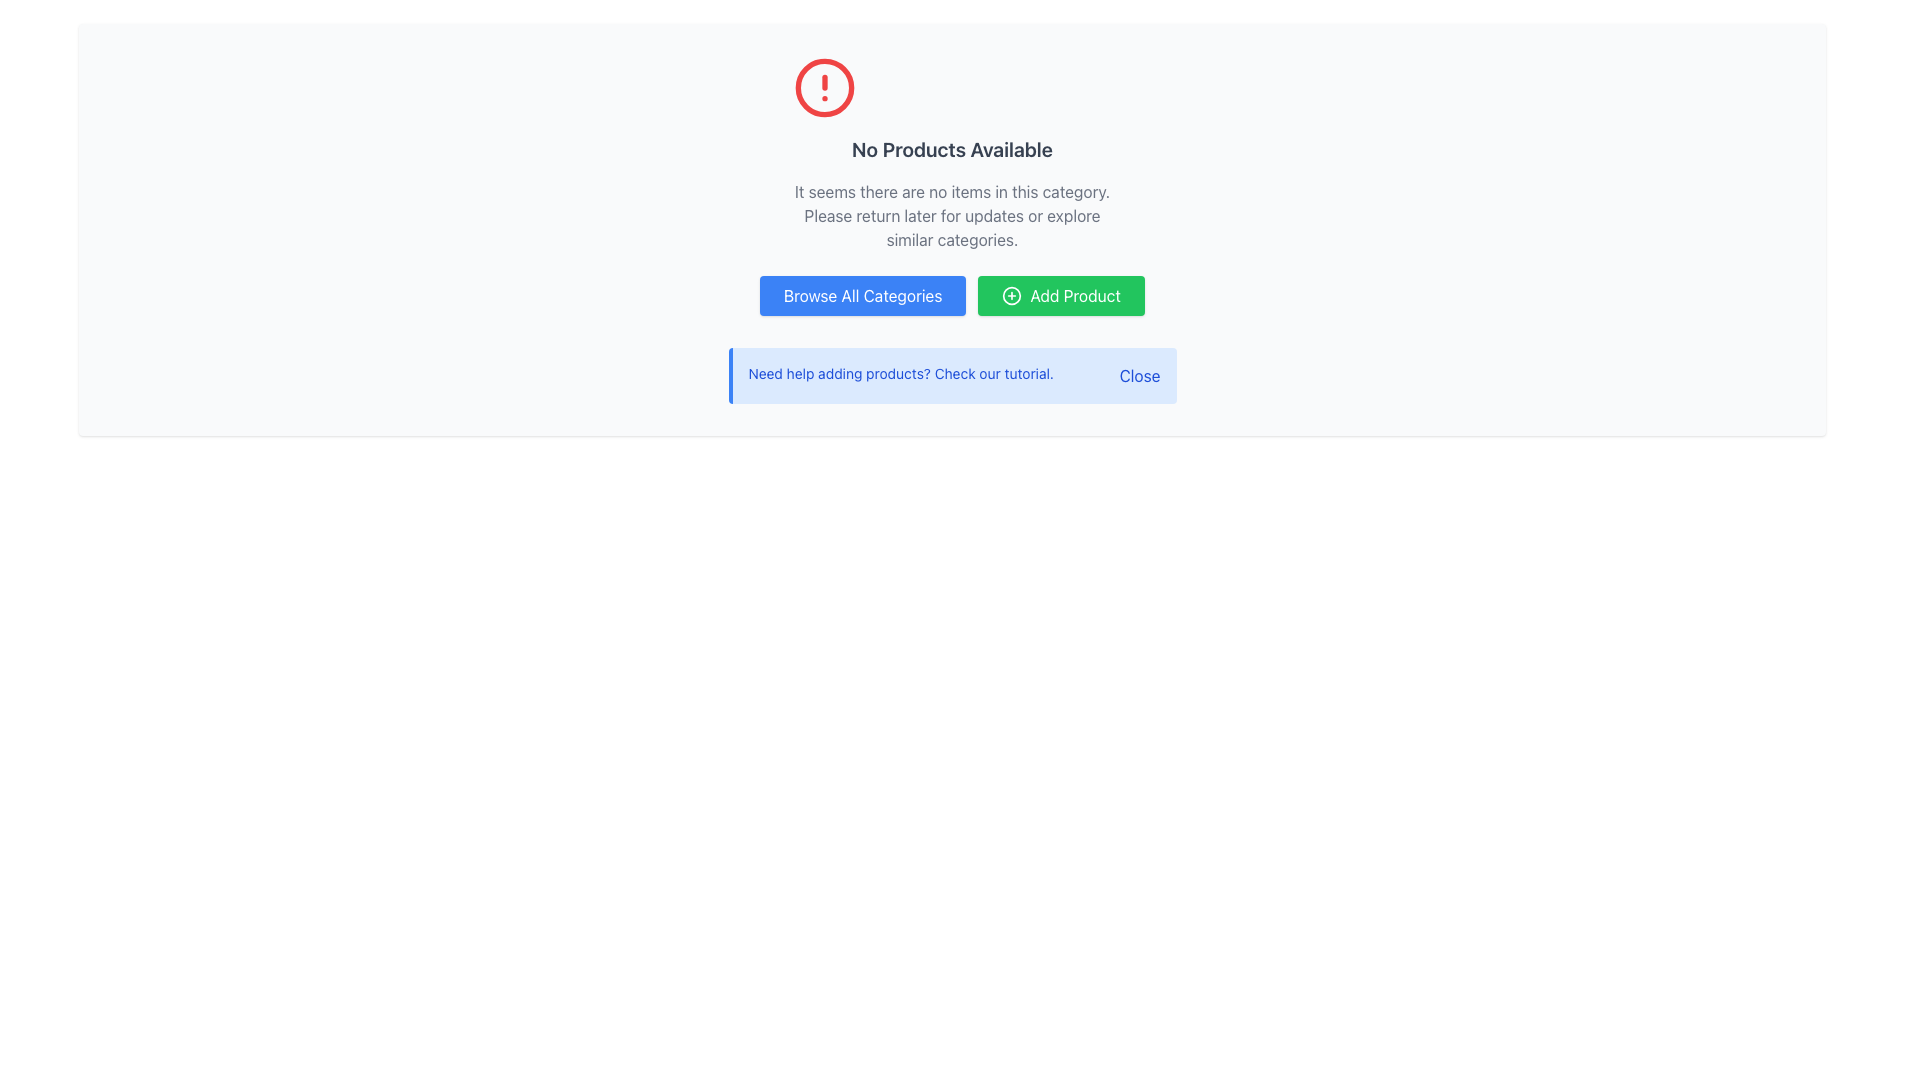  What do you see at coordinates (863, 296) in the screenshot?
I see `the button that directs users to browse all categories, located slightly below the 'no products available' section and to the left of the 'Add Product' button, to trigger visual feedback` at bounding box center [863, 296].